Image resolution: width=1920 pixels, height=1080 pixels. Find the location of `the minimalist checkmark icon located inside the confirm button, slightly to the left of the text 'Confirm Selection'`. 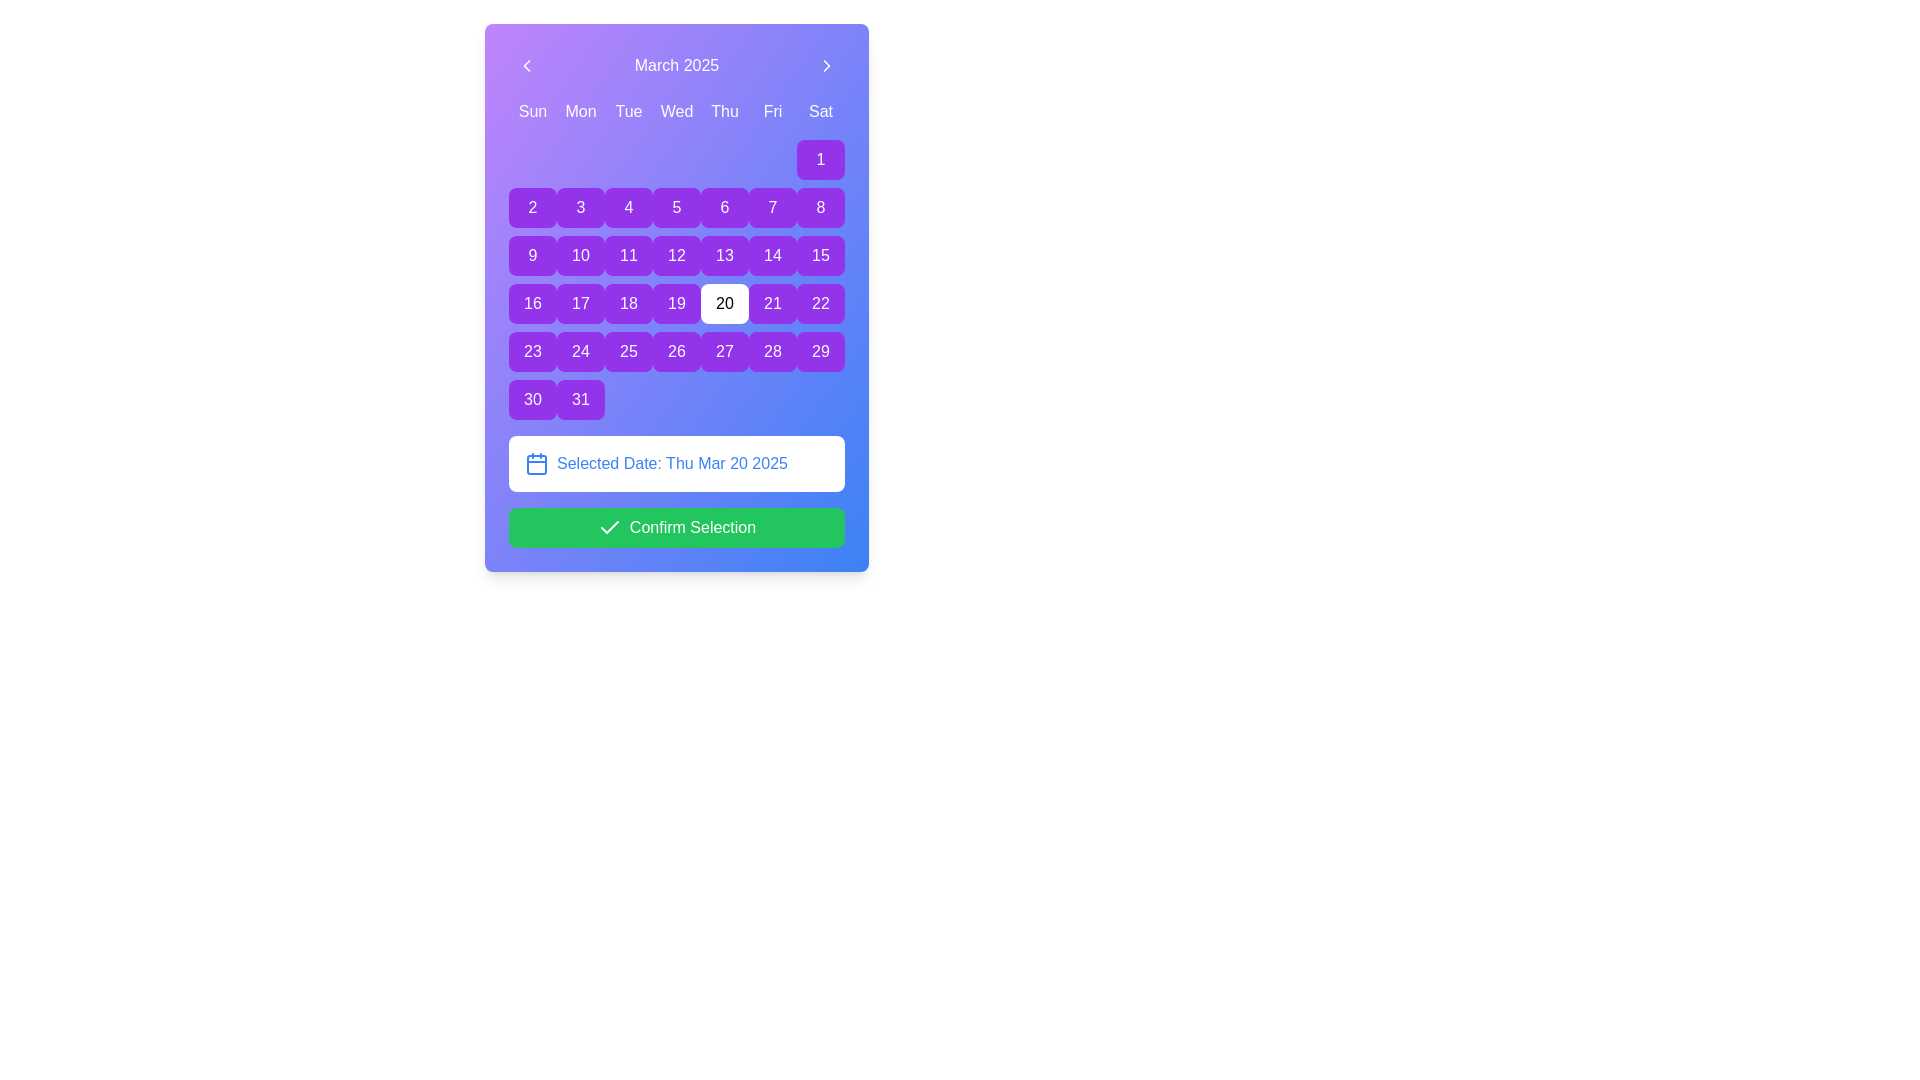

the minimalist checkmark icon located inside the confirm button, slightly to the left of the text 'Confirm Selection' is located at coordinates (608, 526).